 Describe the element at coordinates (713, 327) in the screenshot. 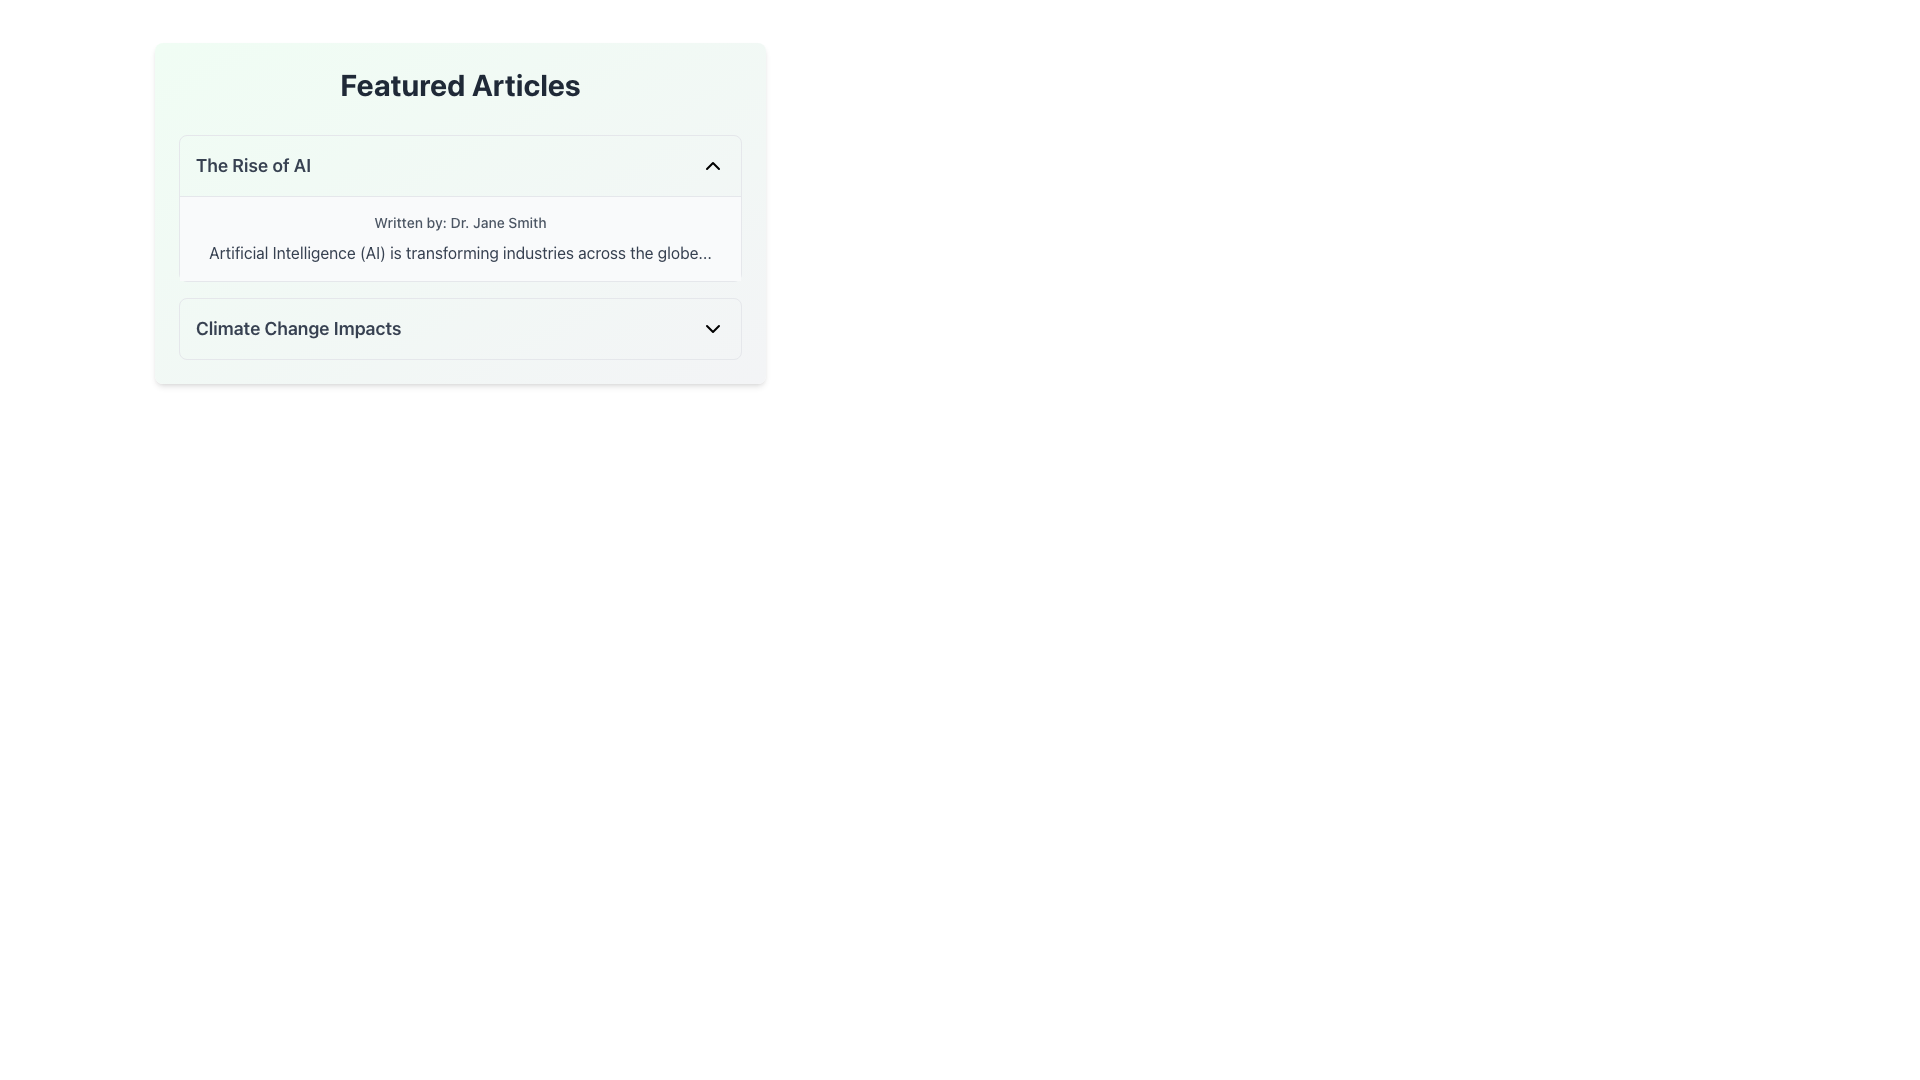

I see `the chevron-down icon button located to the far right of the 'Climate Change Impacts' text` at that location.